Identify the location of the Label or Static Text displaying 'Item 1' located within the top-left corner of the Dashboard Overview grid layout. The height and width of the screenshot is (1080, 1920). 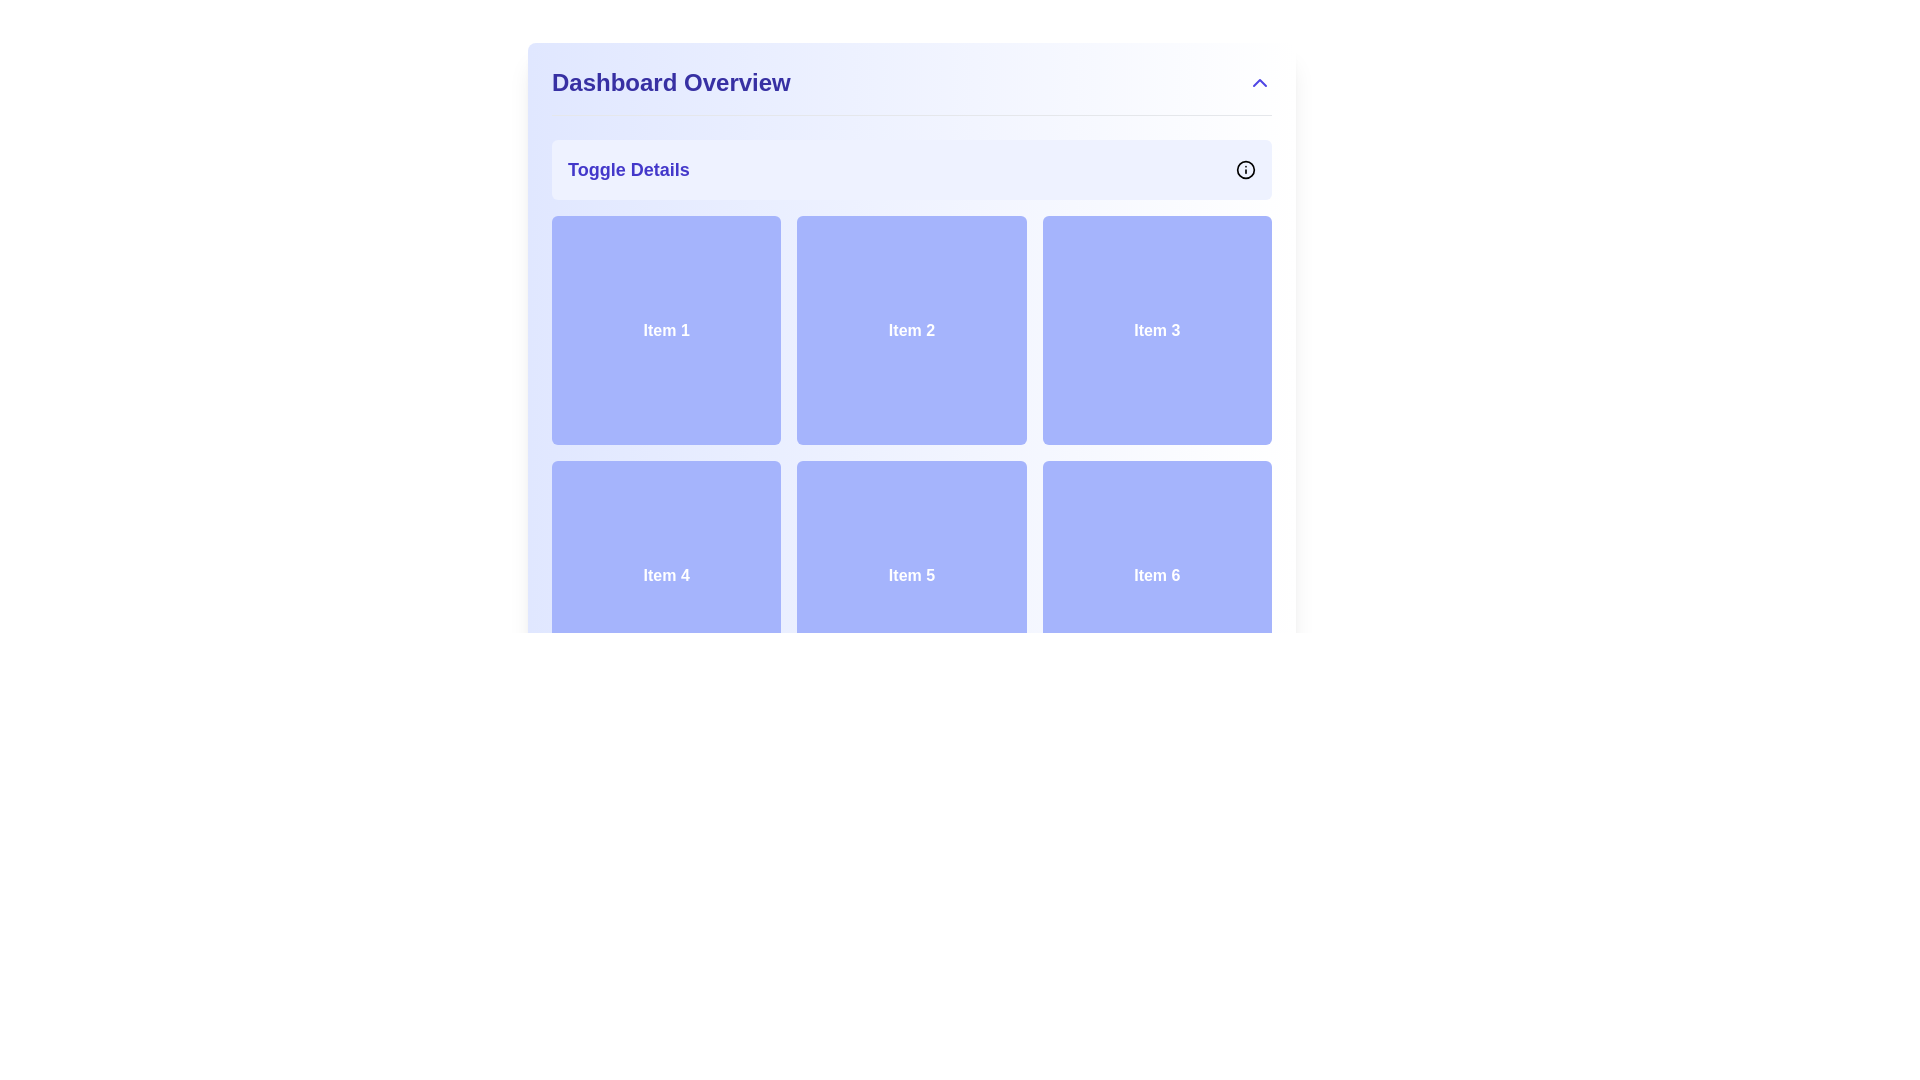
(666, 329).